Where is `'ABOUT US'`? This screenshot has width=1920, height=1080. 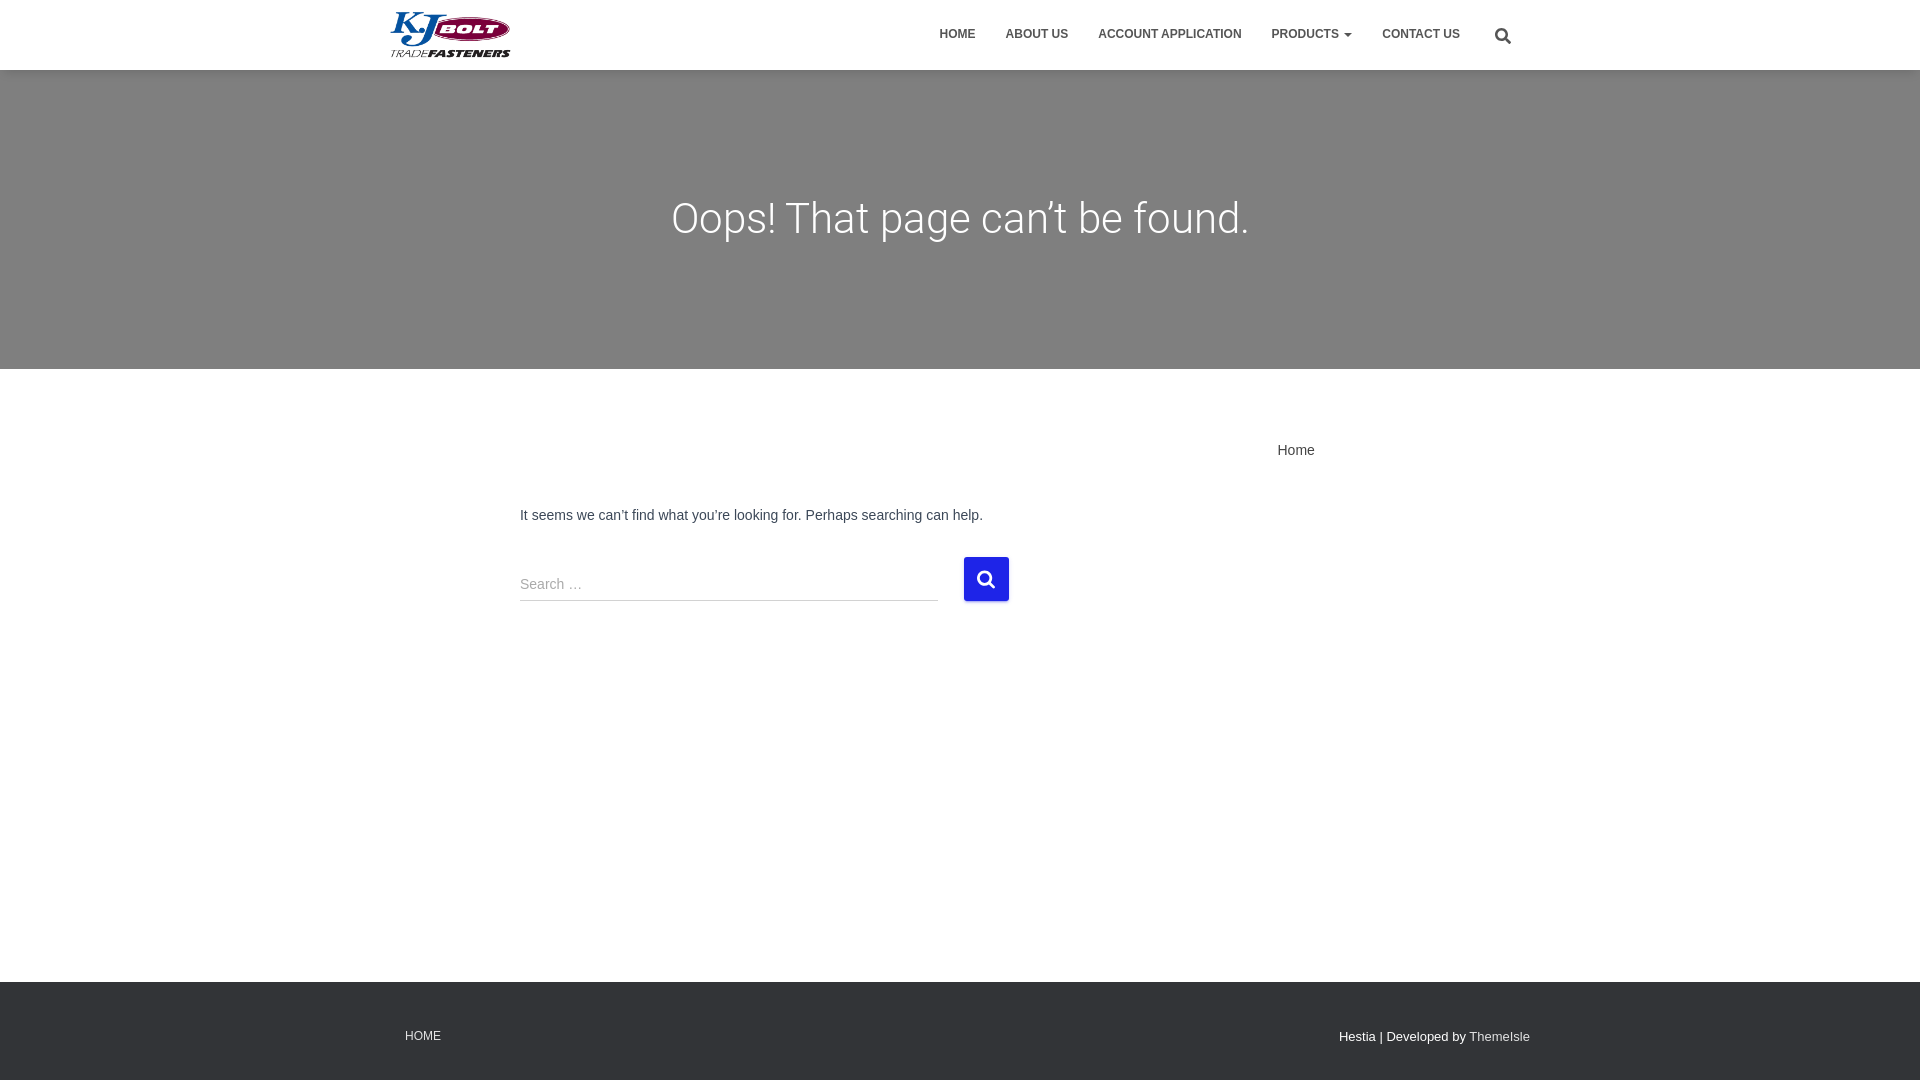 'ABOUT US' is located at coordinates (1037, 34).